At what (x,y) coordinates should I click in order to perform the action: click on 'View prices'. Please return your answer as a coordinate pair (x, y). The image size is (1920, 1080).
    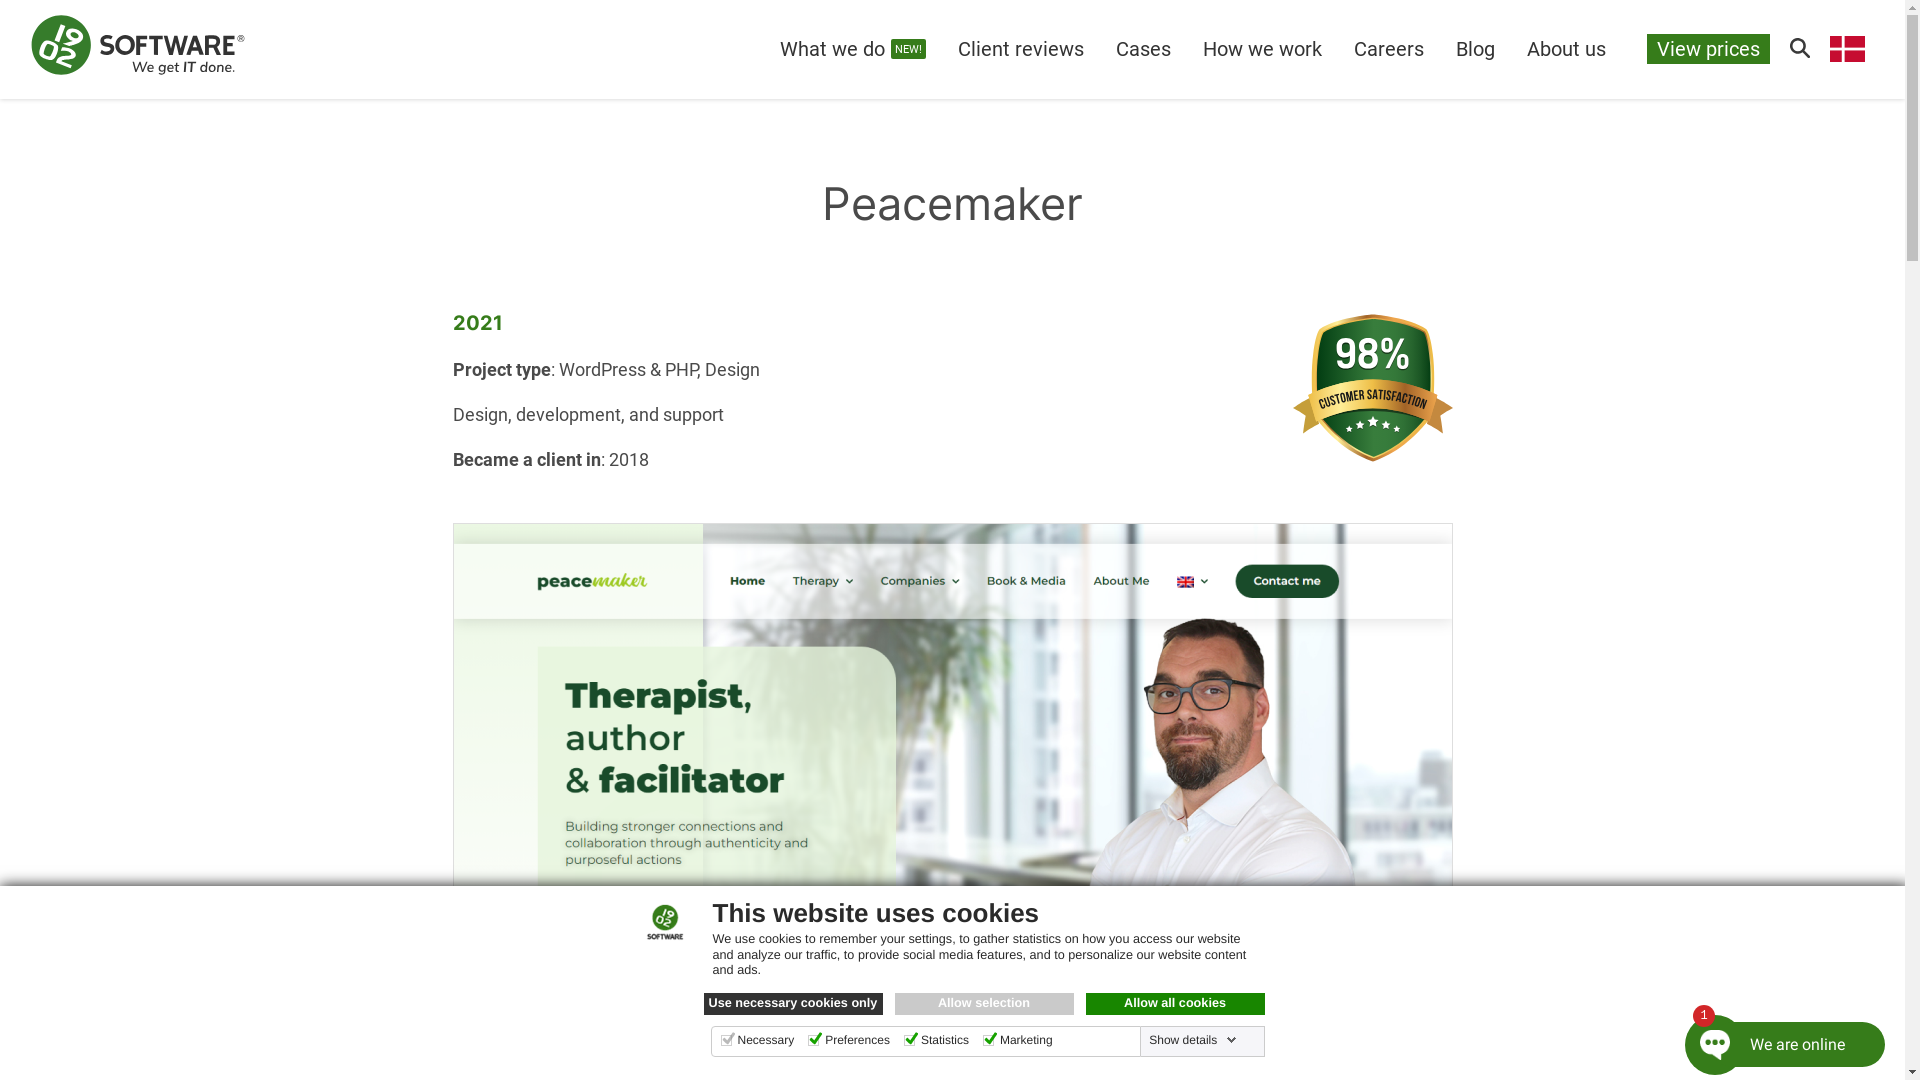
    Looking at the image, I should click on (1707, 48).